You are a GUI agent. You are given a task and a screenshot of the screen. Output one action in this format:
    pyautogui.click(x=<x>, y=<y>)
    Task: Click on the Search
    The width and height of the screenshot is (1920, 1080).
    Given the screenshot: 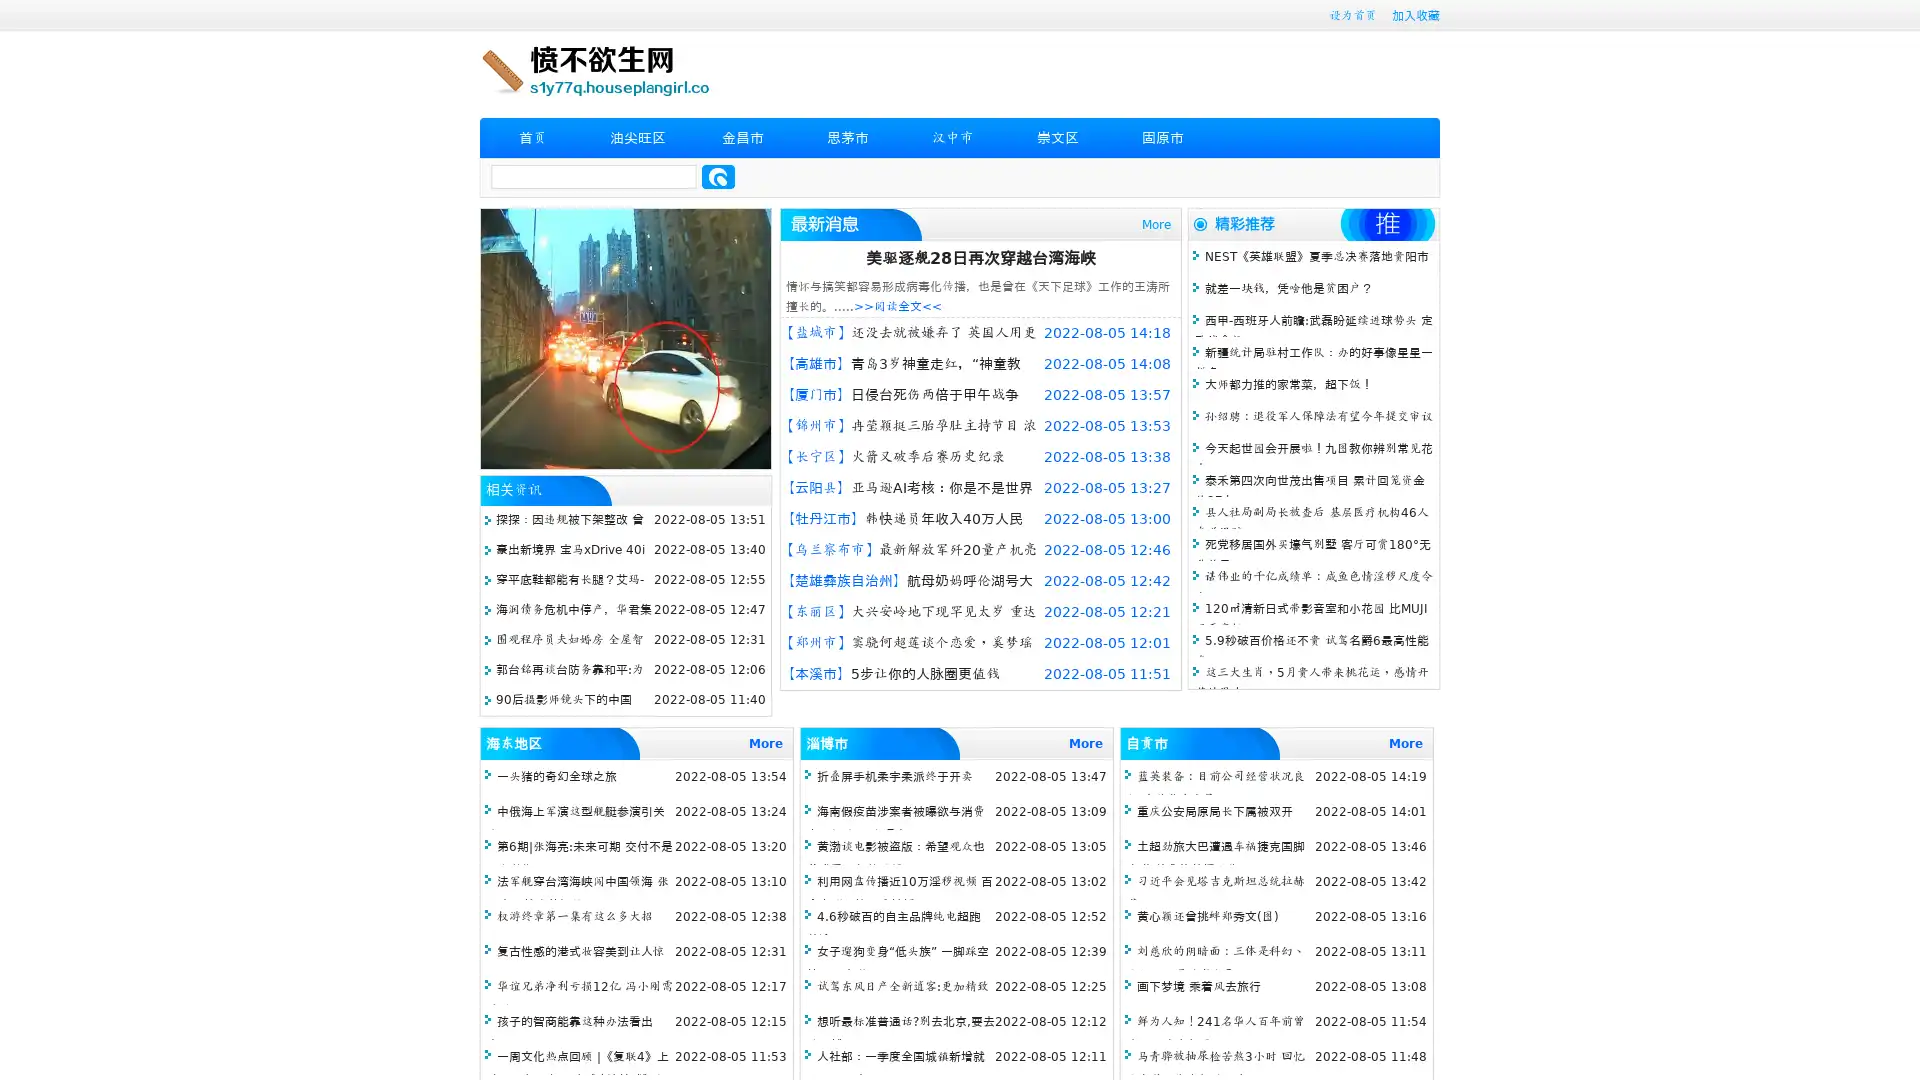 What is the action you would take?
    pyautogui.click(x=718, y=176)
    